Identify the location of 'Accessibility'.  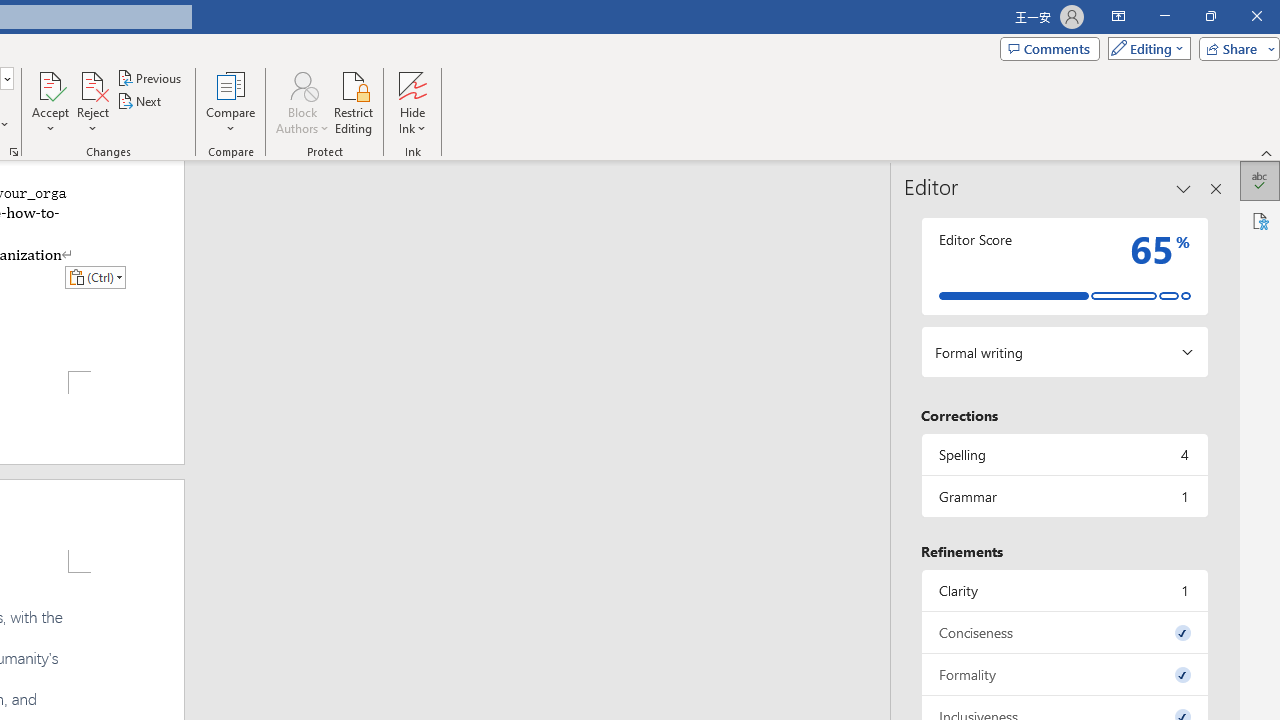
(1259, 221).